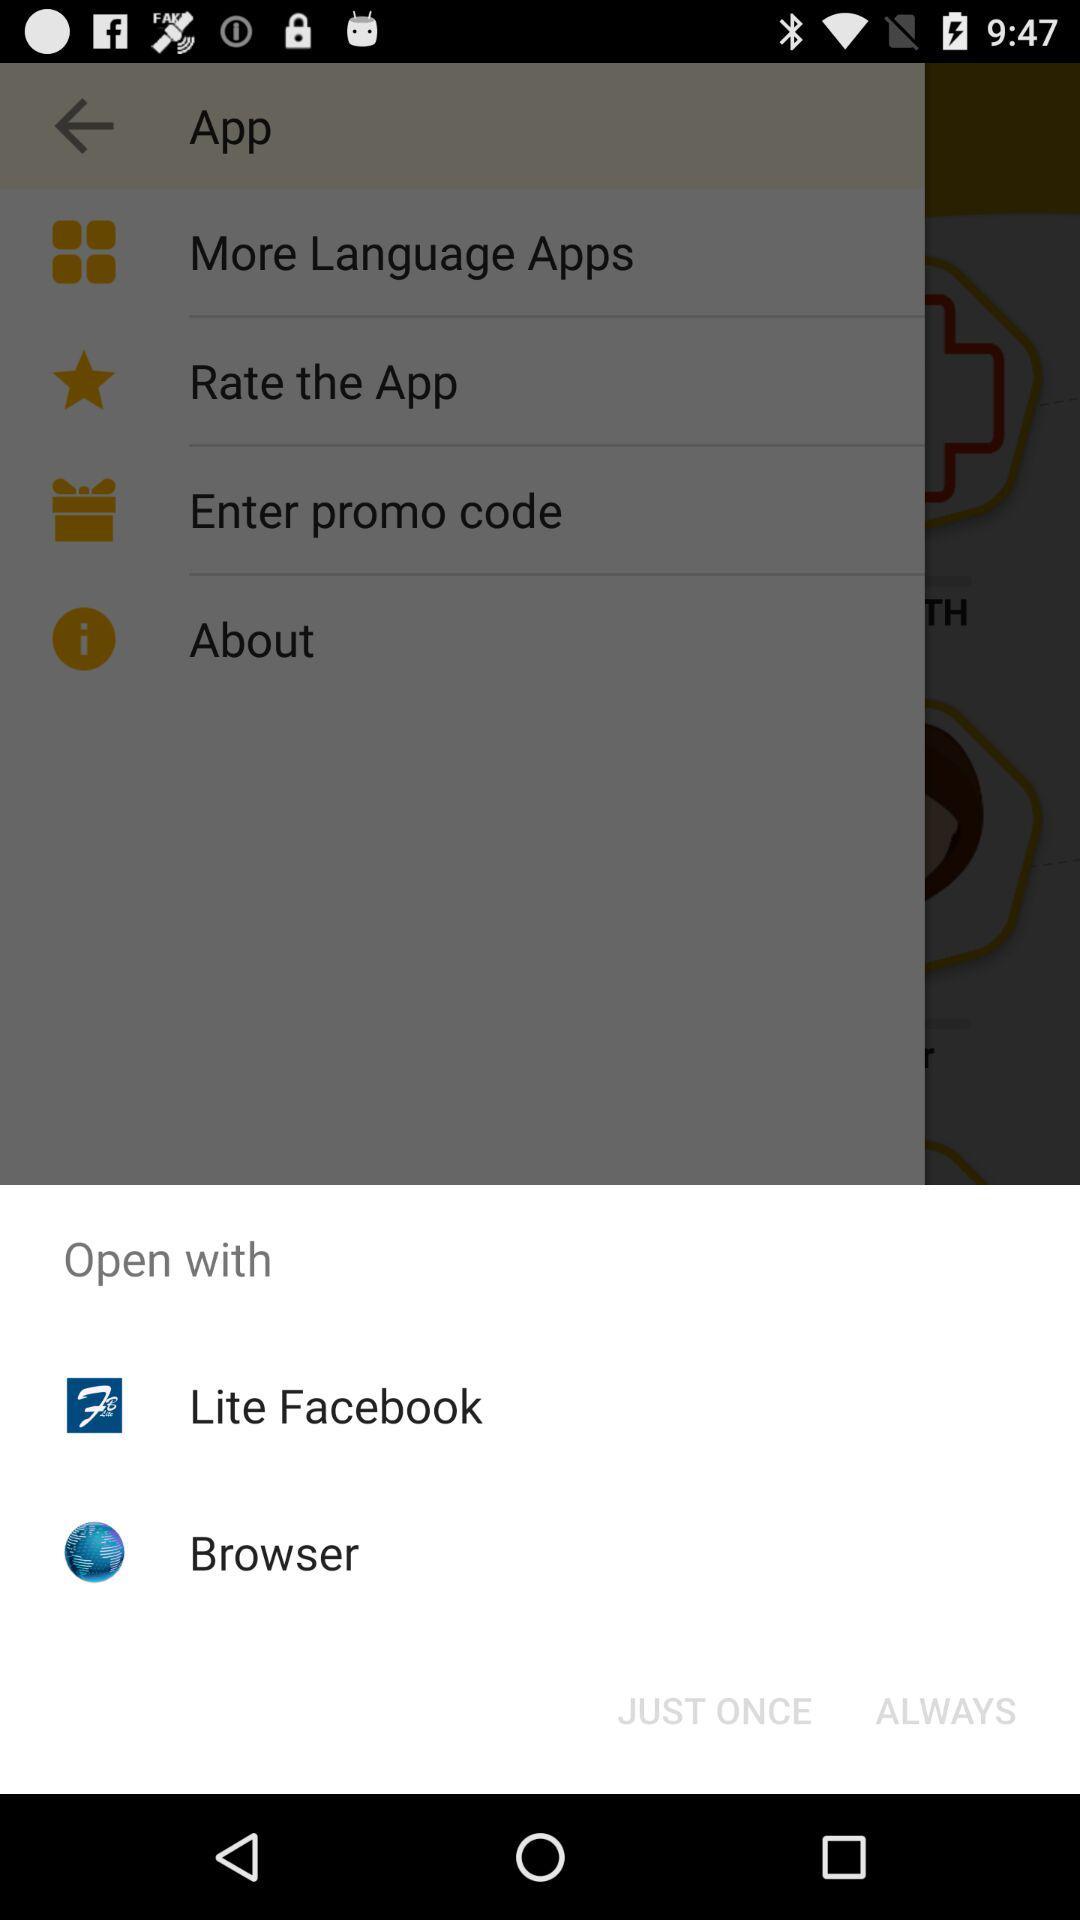 The height and width of the screenshot is (1920, 1080). What do you see at coordinates (945, 1708) in the screenshot?
I see `the icon next to just once button` at bounding box center [945, 1708].